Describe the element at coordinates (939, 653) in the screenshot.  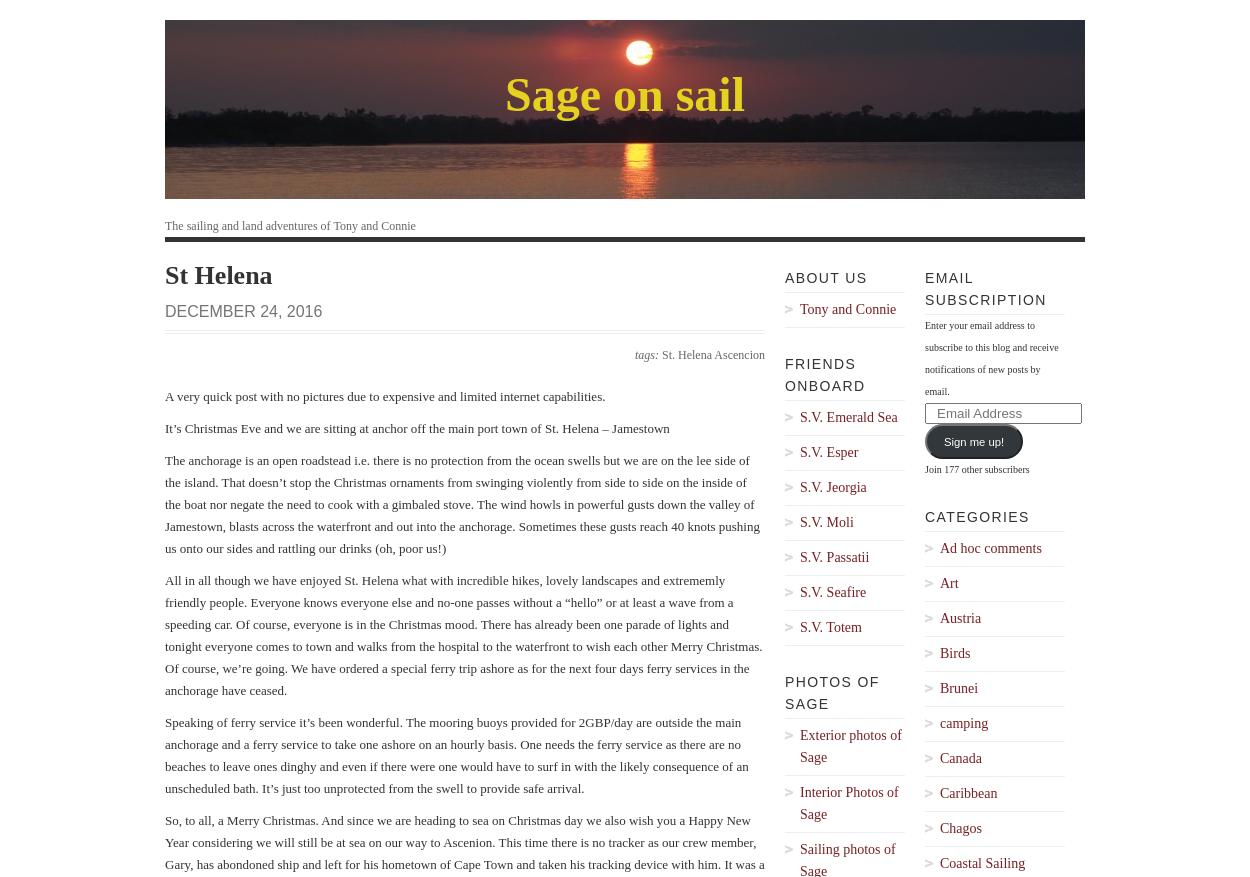
I see `'Birds'` at that location.